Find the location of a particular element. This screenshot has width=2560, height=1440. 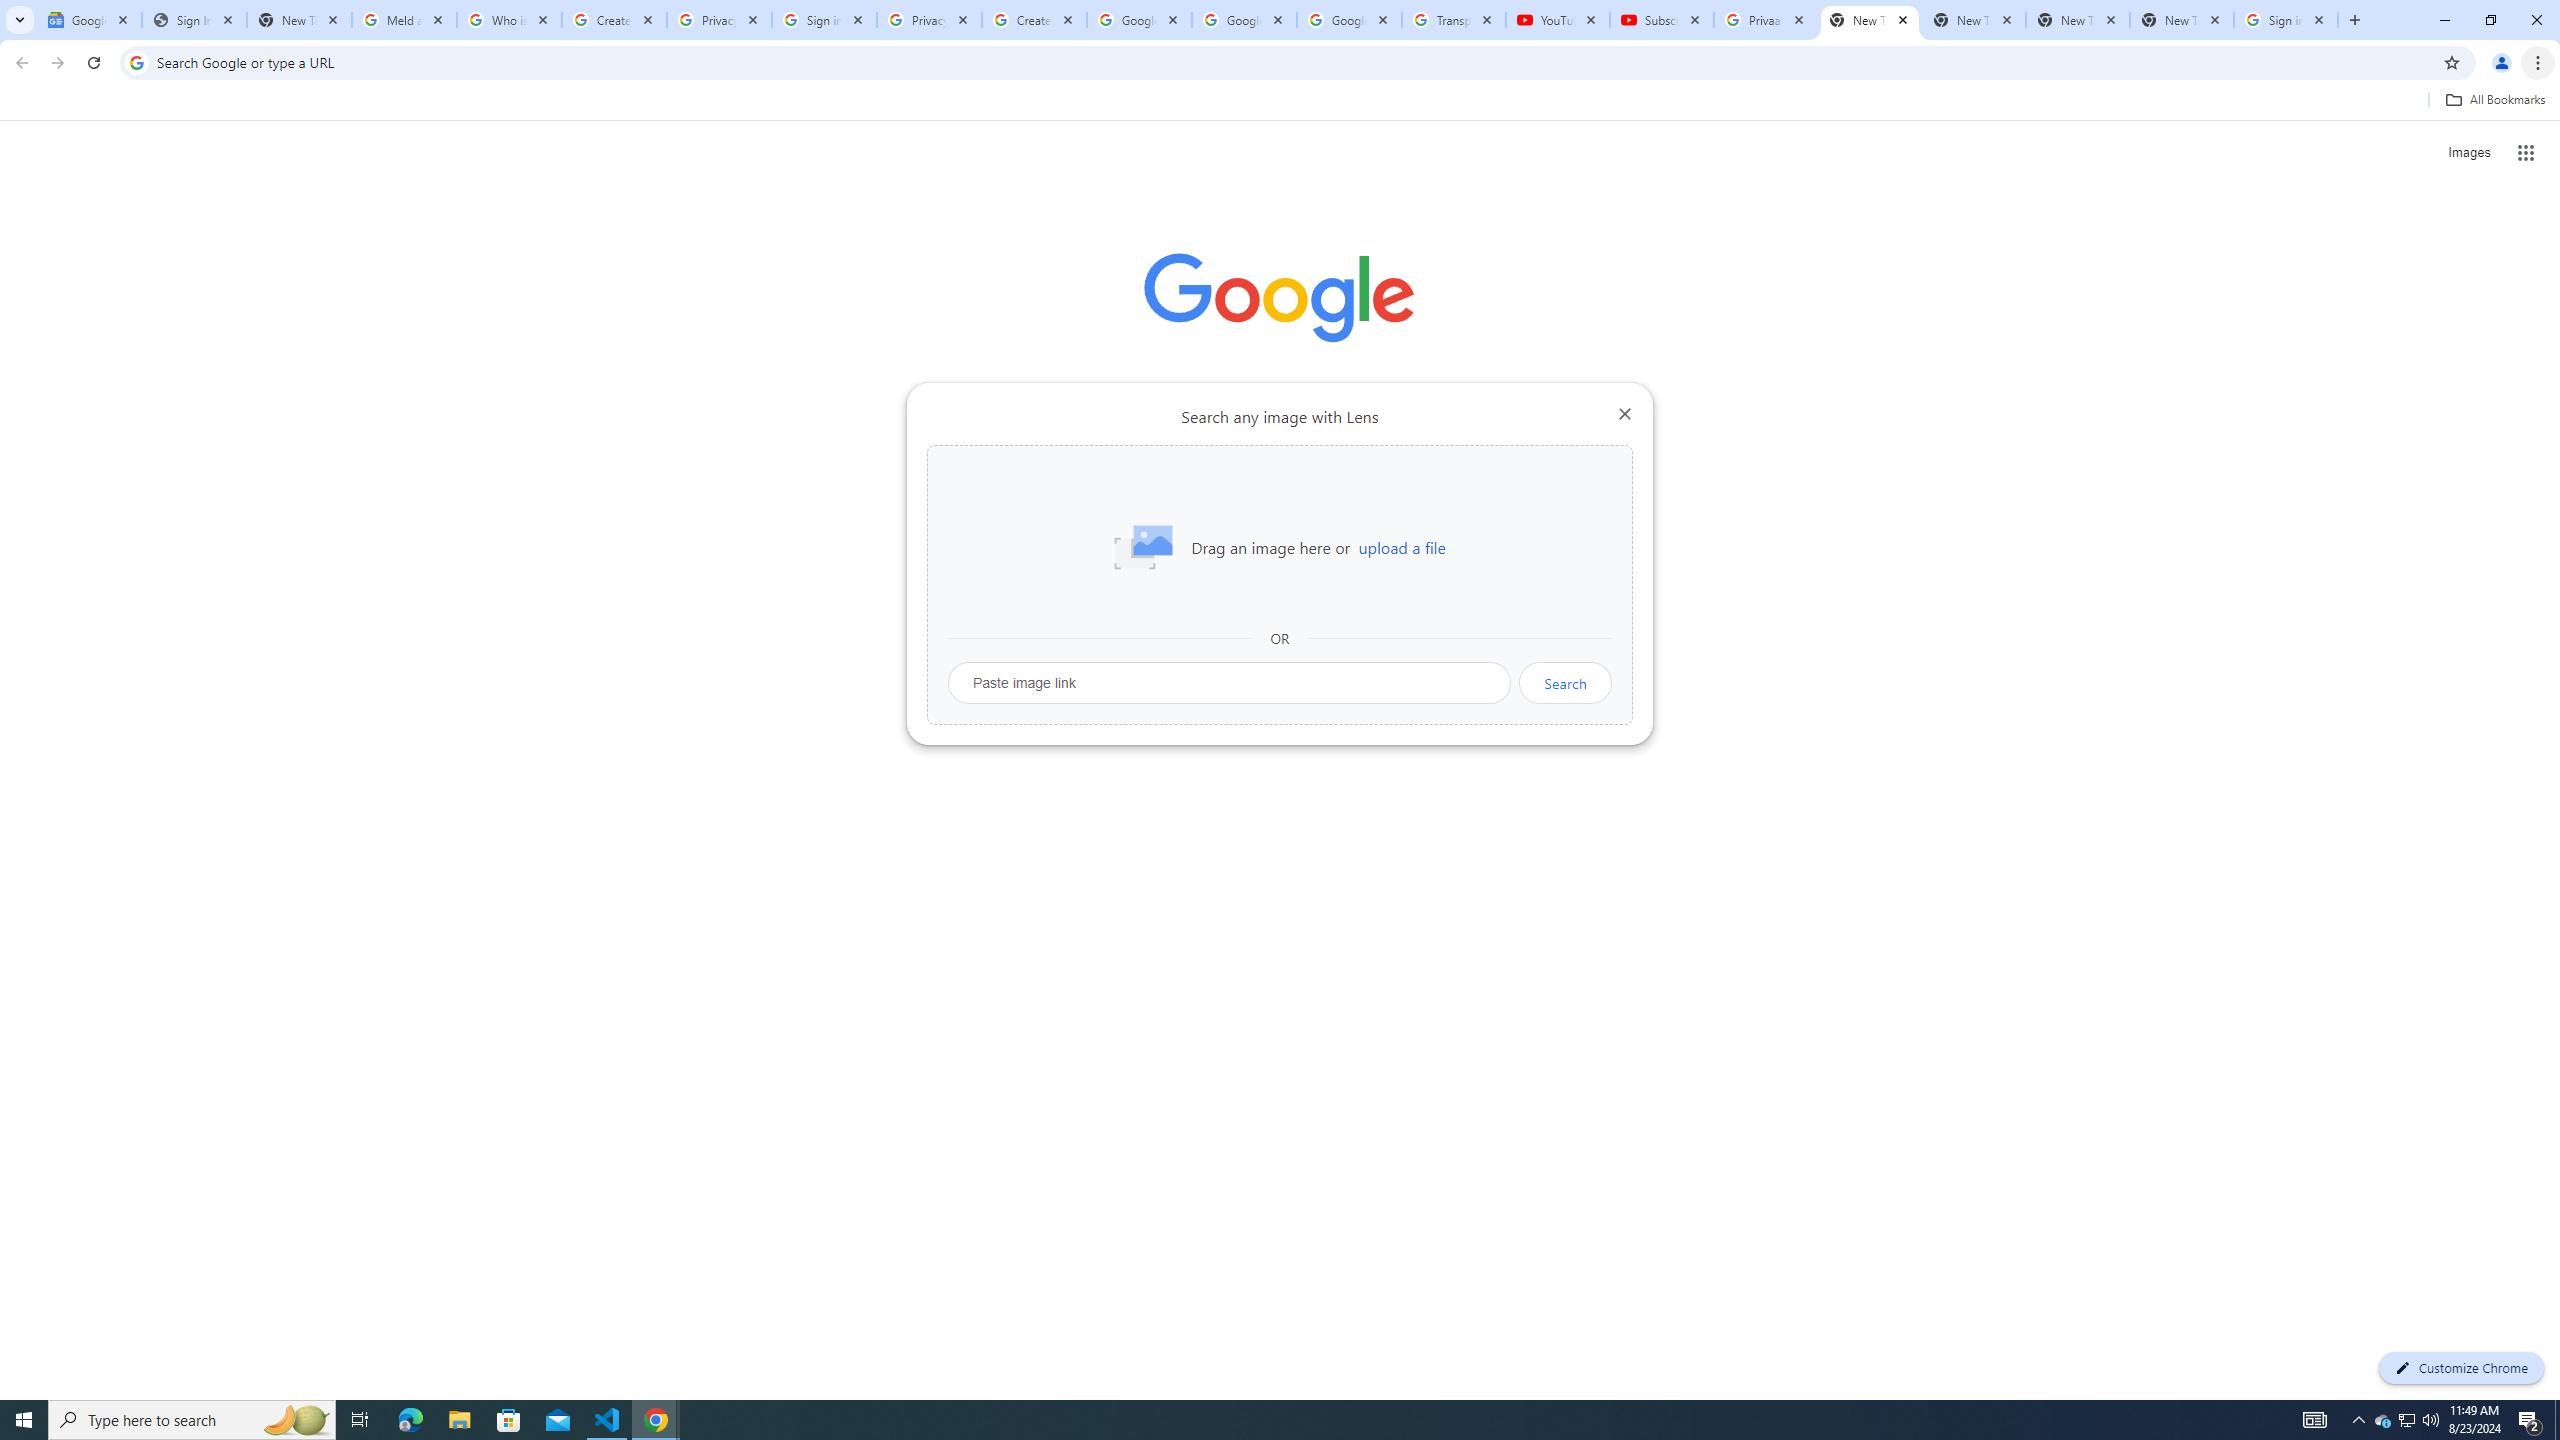

'YouTube' is located at coordinates (1557, 19).